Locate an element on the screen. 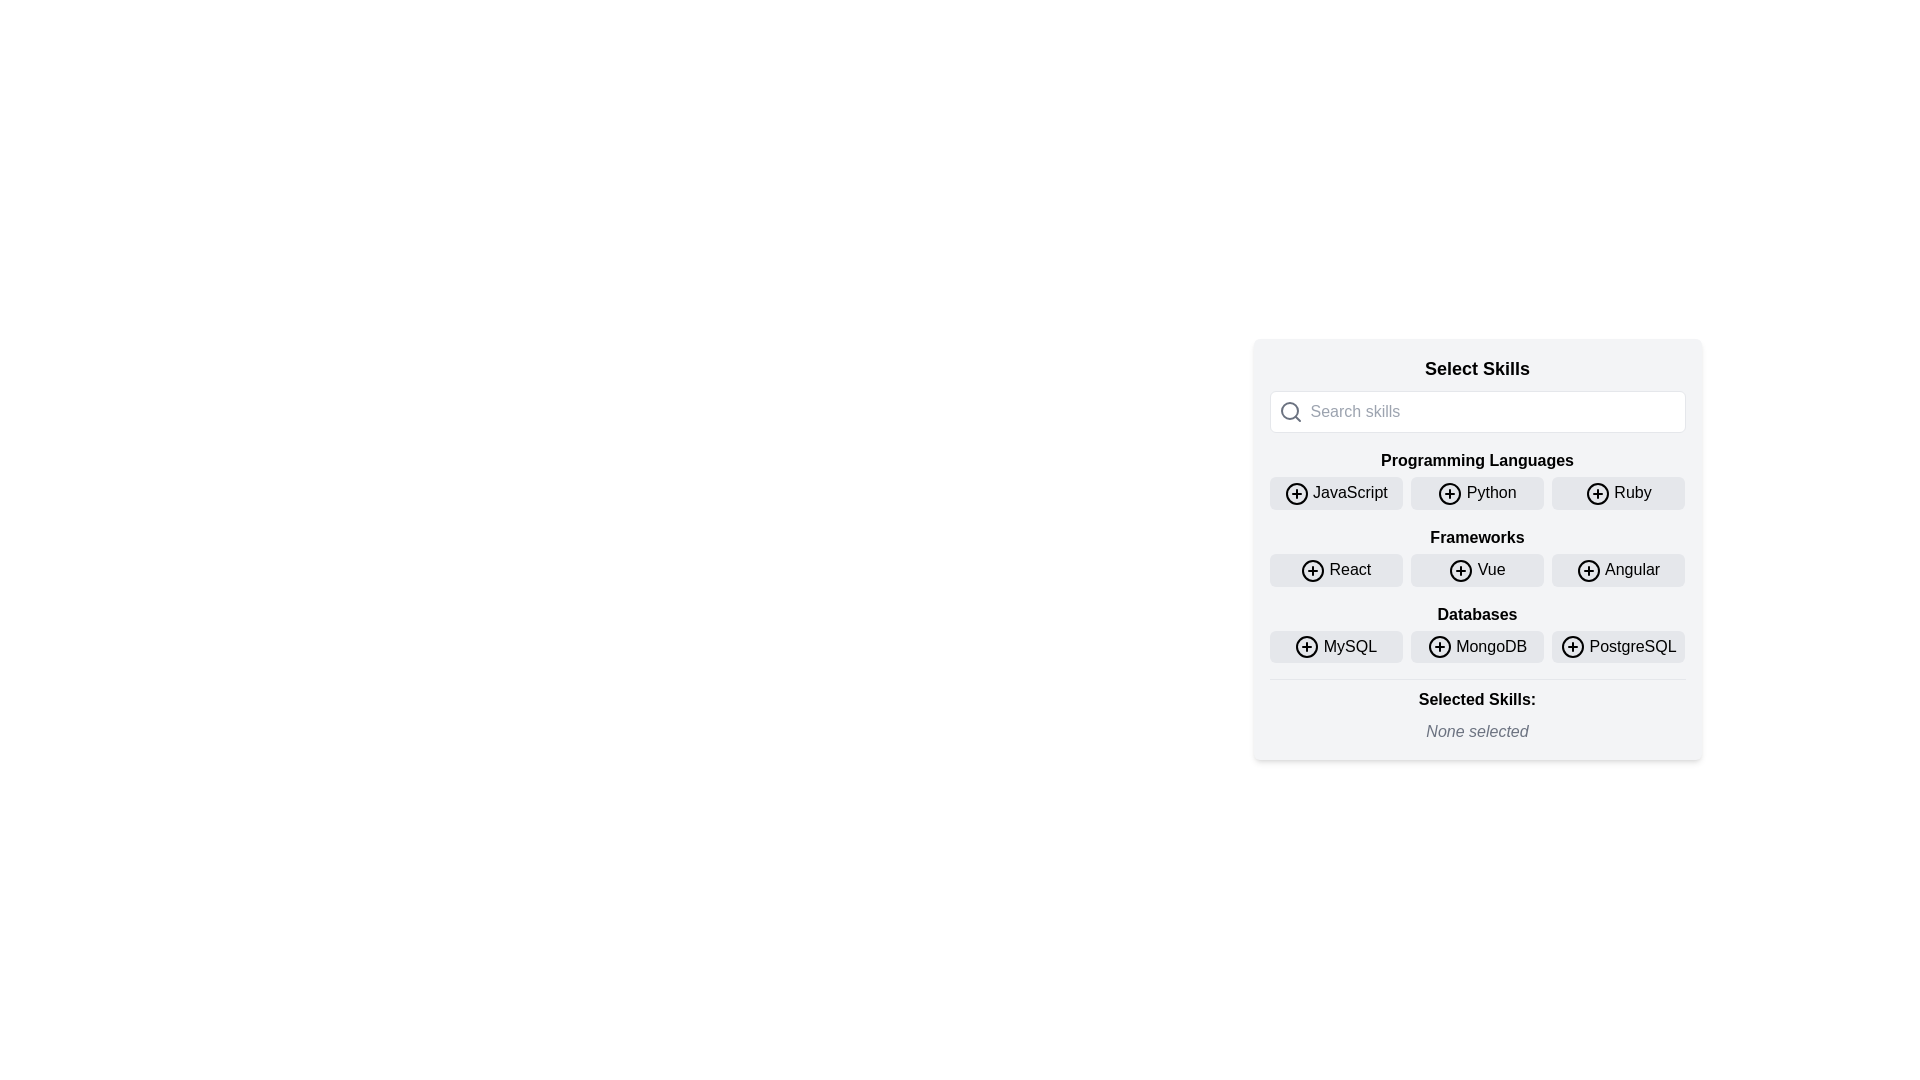 Image resolution: width=1920 pixels, height=1080 pixels. the 'MongoDB' button with a '+' icon is located at coordinates (1477, 646).